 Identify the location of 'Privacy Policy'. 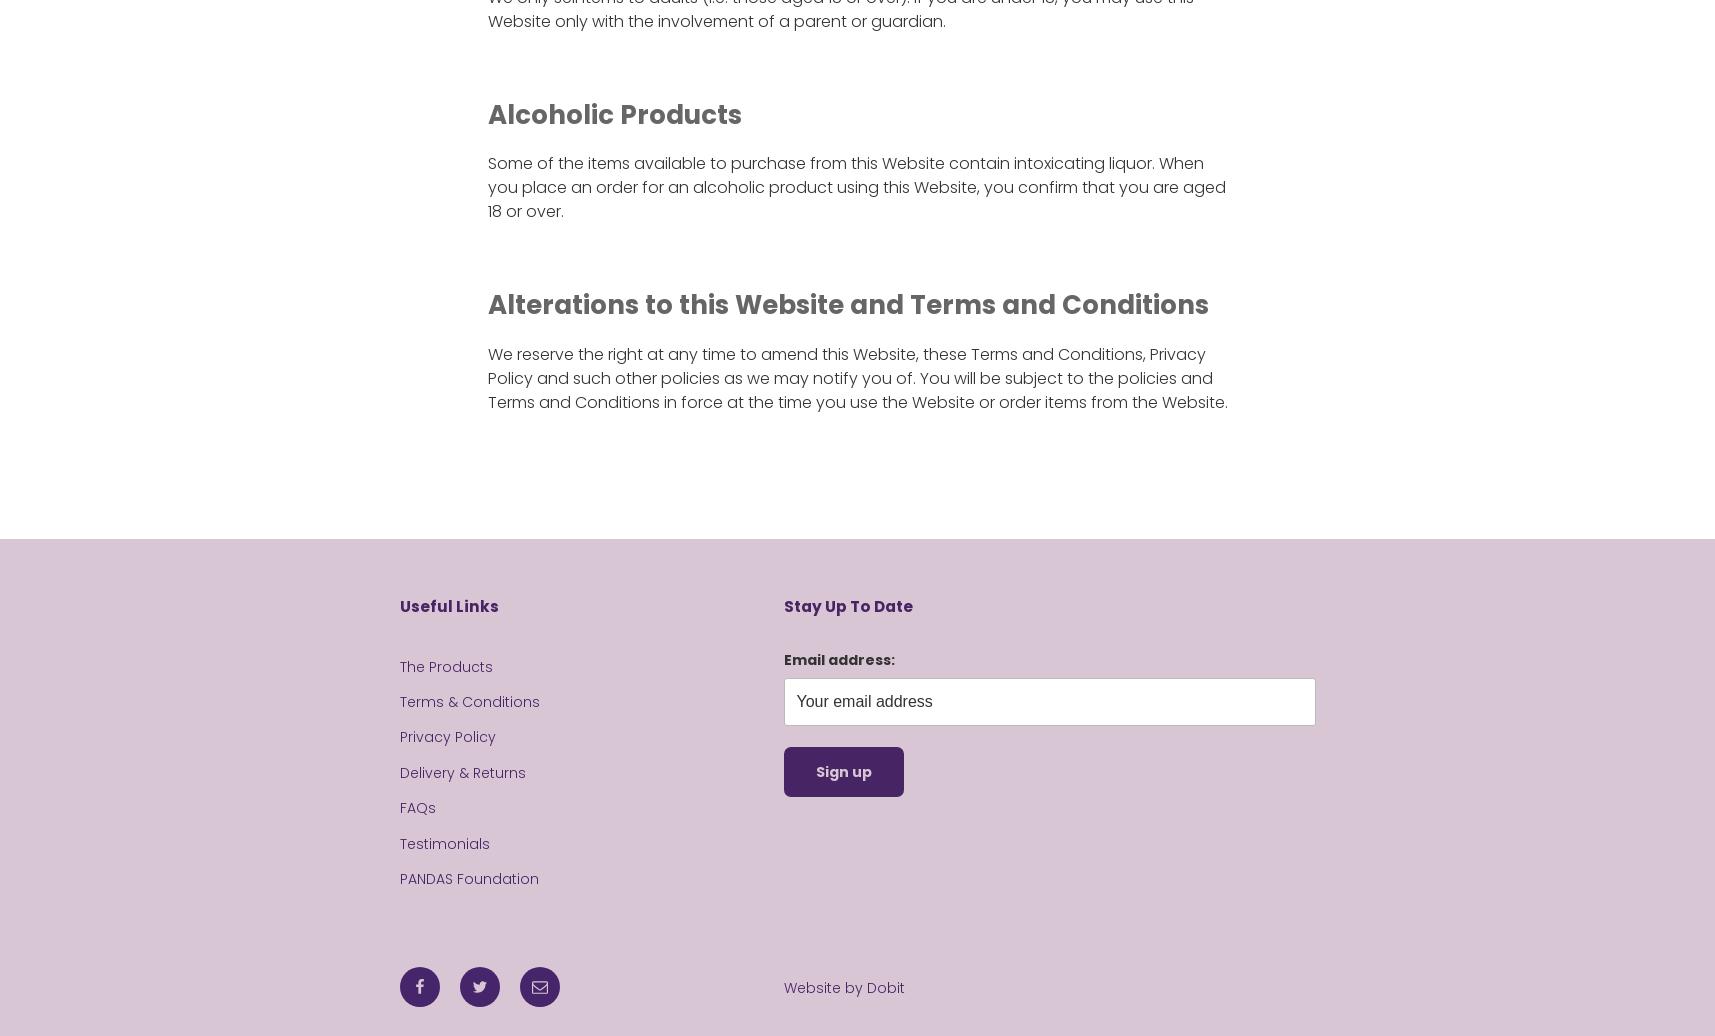
(399, 737).